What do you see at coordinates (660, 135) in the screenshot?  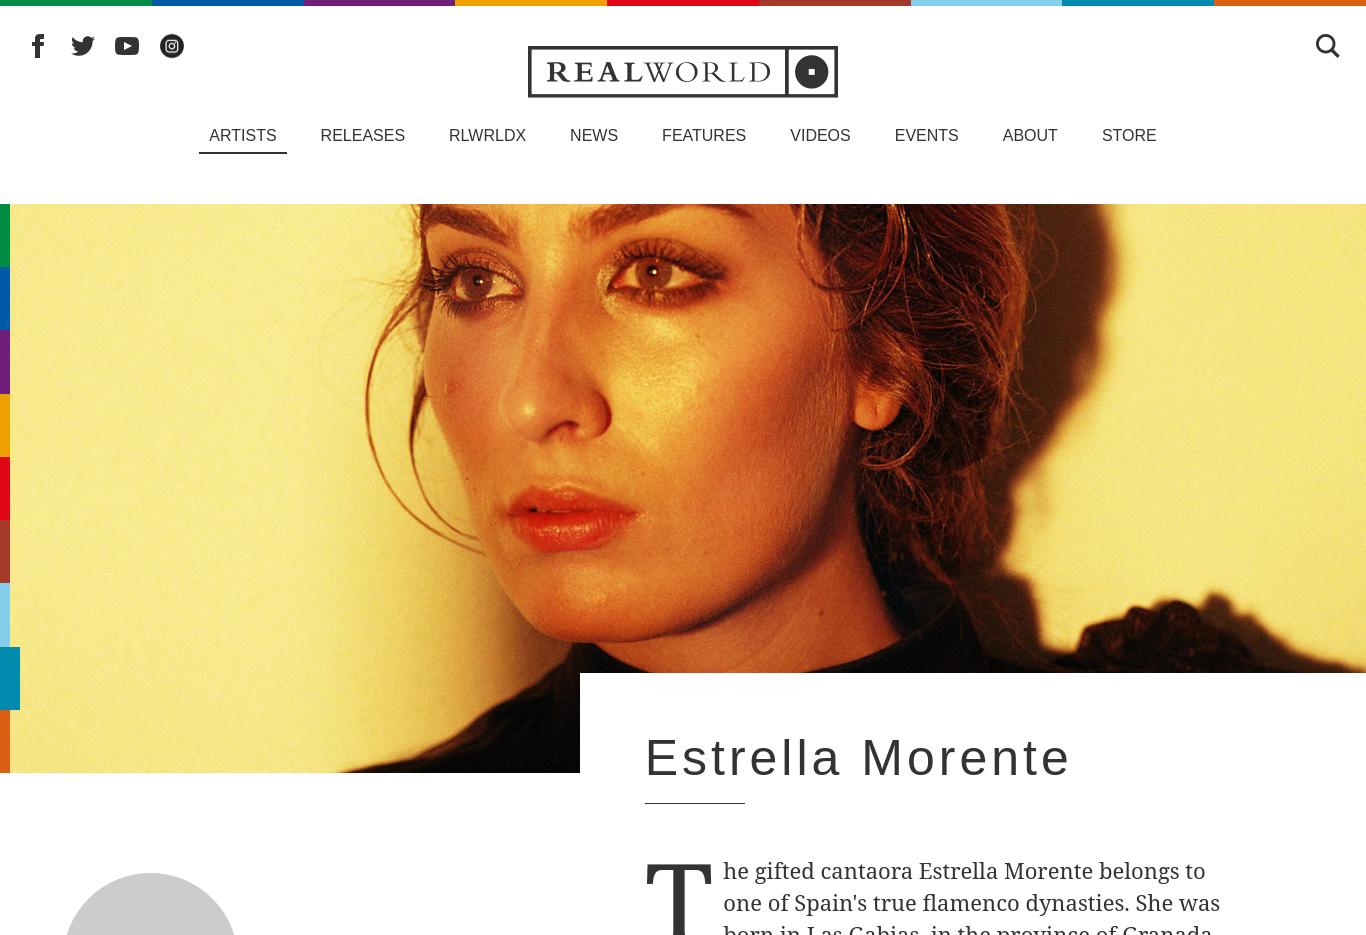 I see `'Features'` at bounding box center [660, 135].